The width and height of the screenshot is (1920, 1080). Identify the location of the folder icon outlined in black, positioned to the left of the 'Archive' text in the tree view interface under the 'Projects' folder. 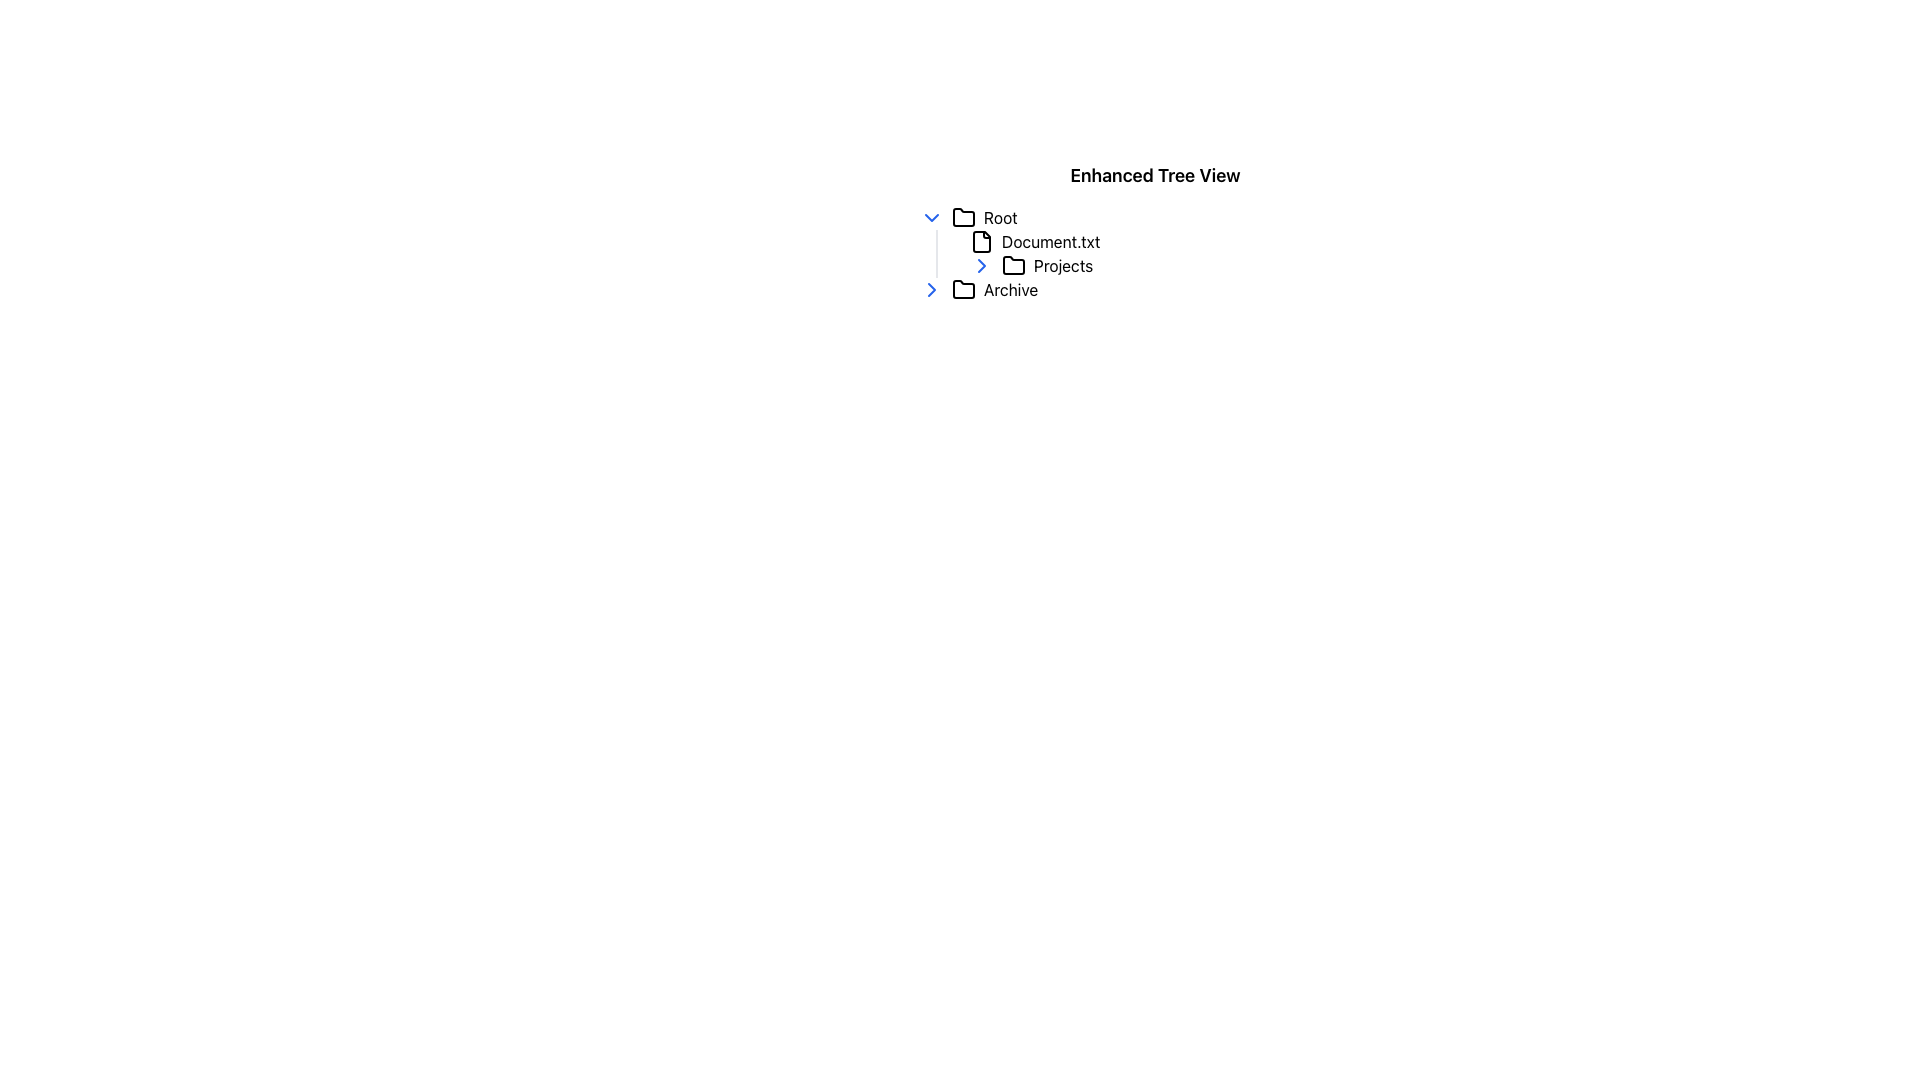
(964, 289).